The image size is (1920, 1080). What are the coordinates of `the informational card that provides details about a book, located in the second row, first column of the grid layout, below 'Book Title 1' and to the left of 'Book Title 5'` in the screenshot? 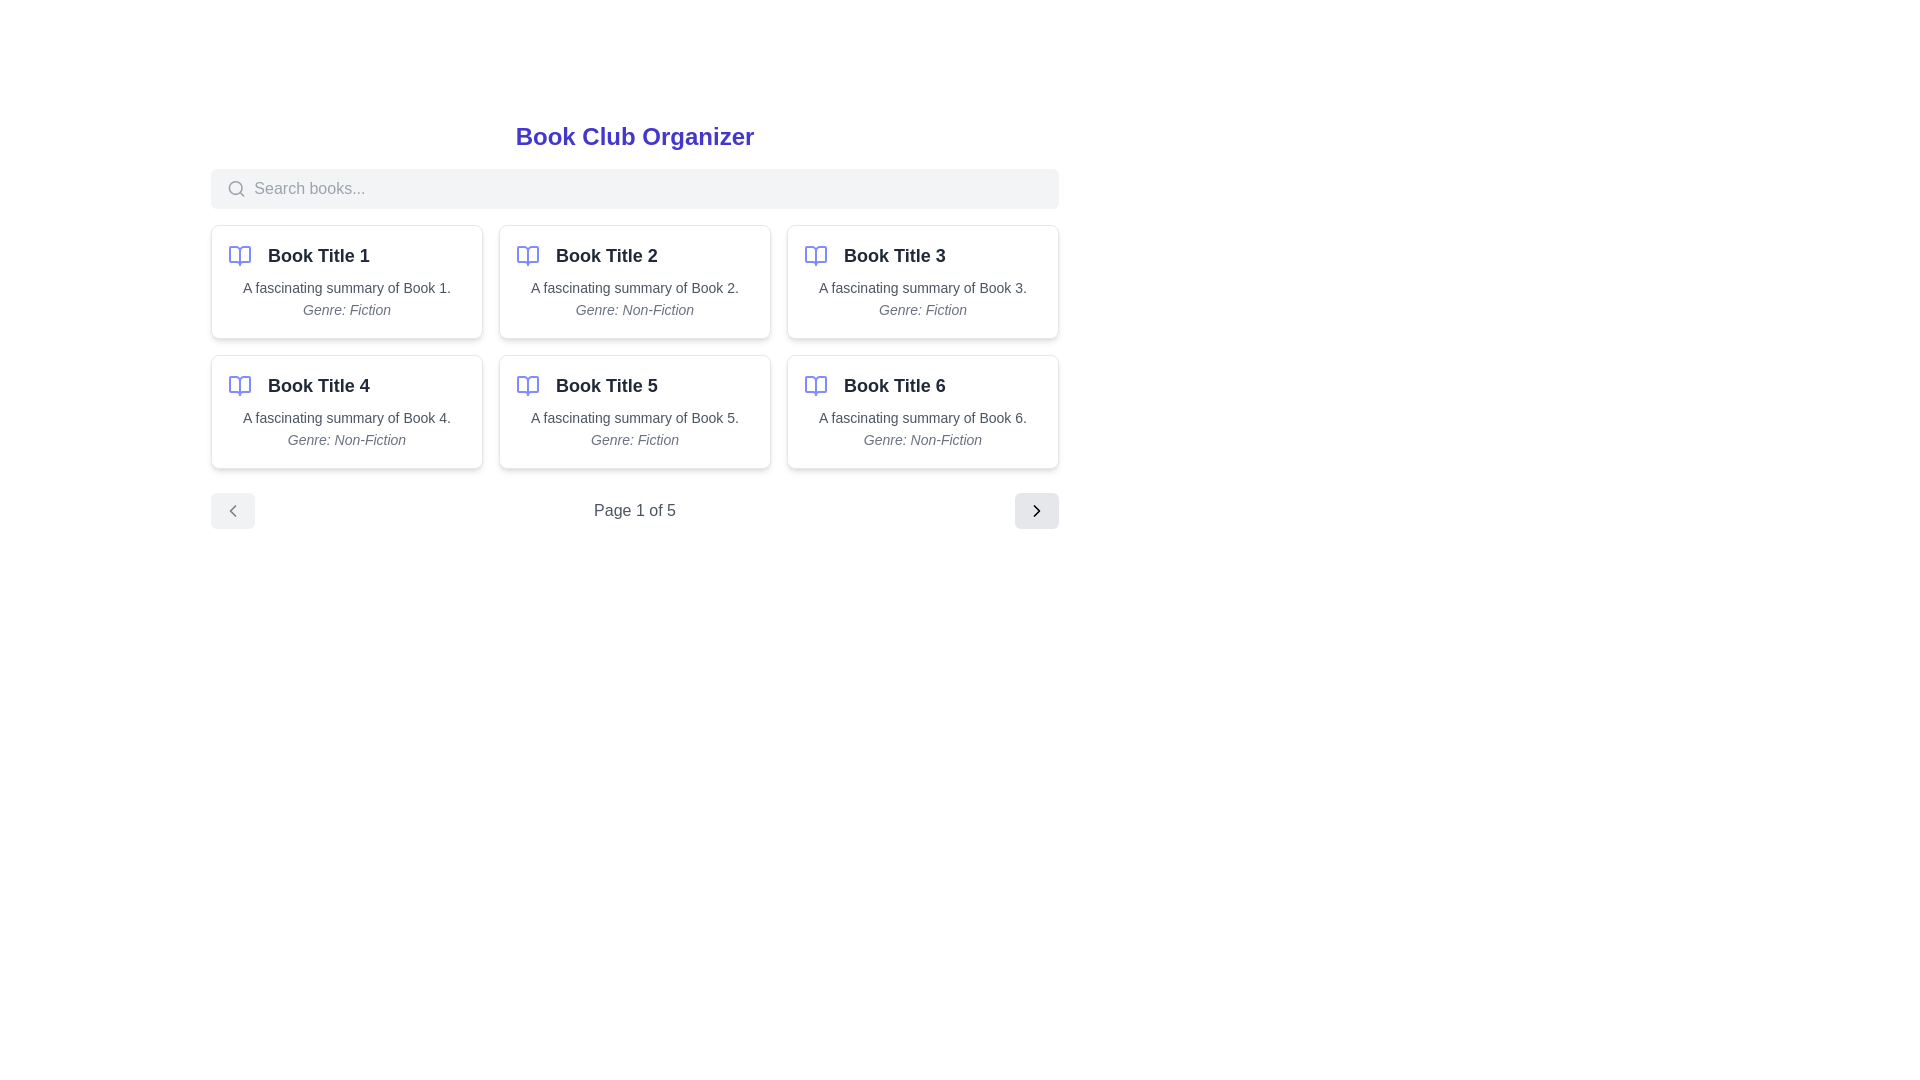 It's located at (346, 411).